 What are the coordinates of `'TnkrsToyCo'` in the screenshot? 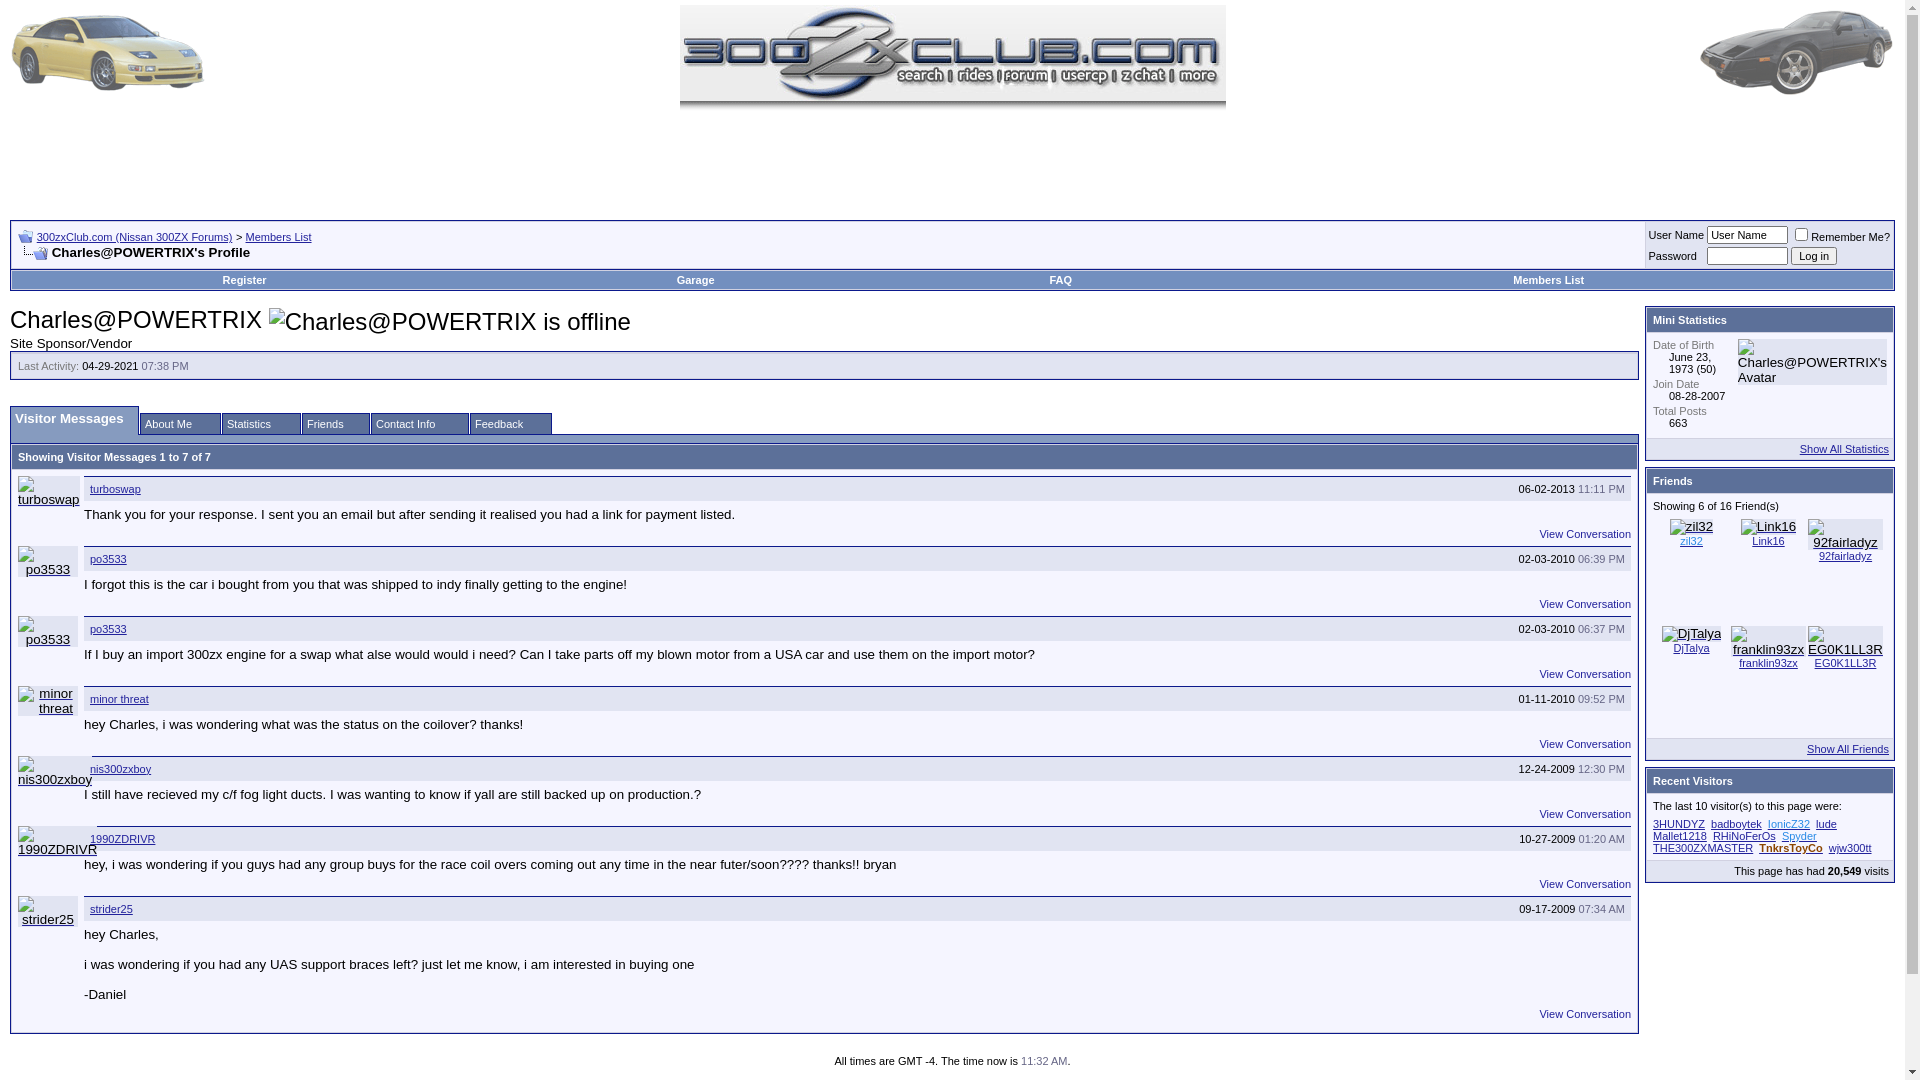 It's located at (1790, 848).